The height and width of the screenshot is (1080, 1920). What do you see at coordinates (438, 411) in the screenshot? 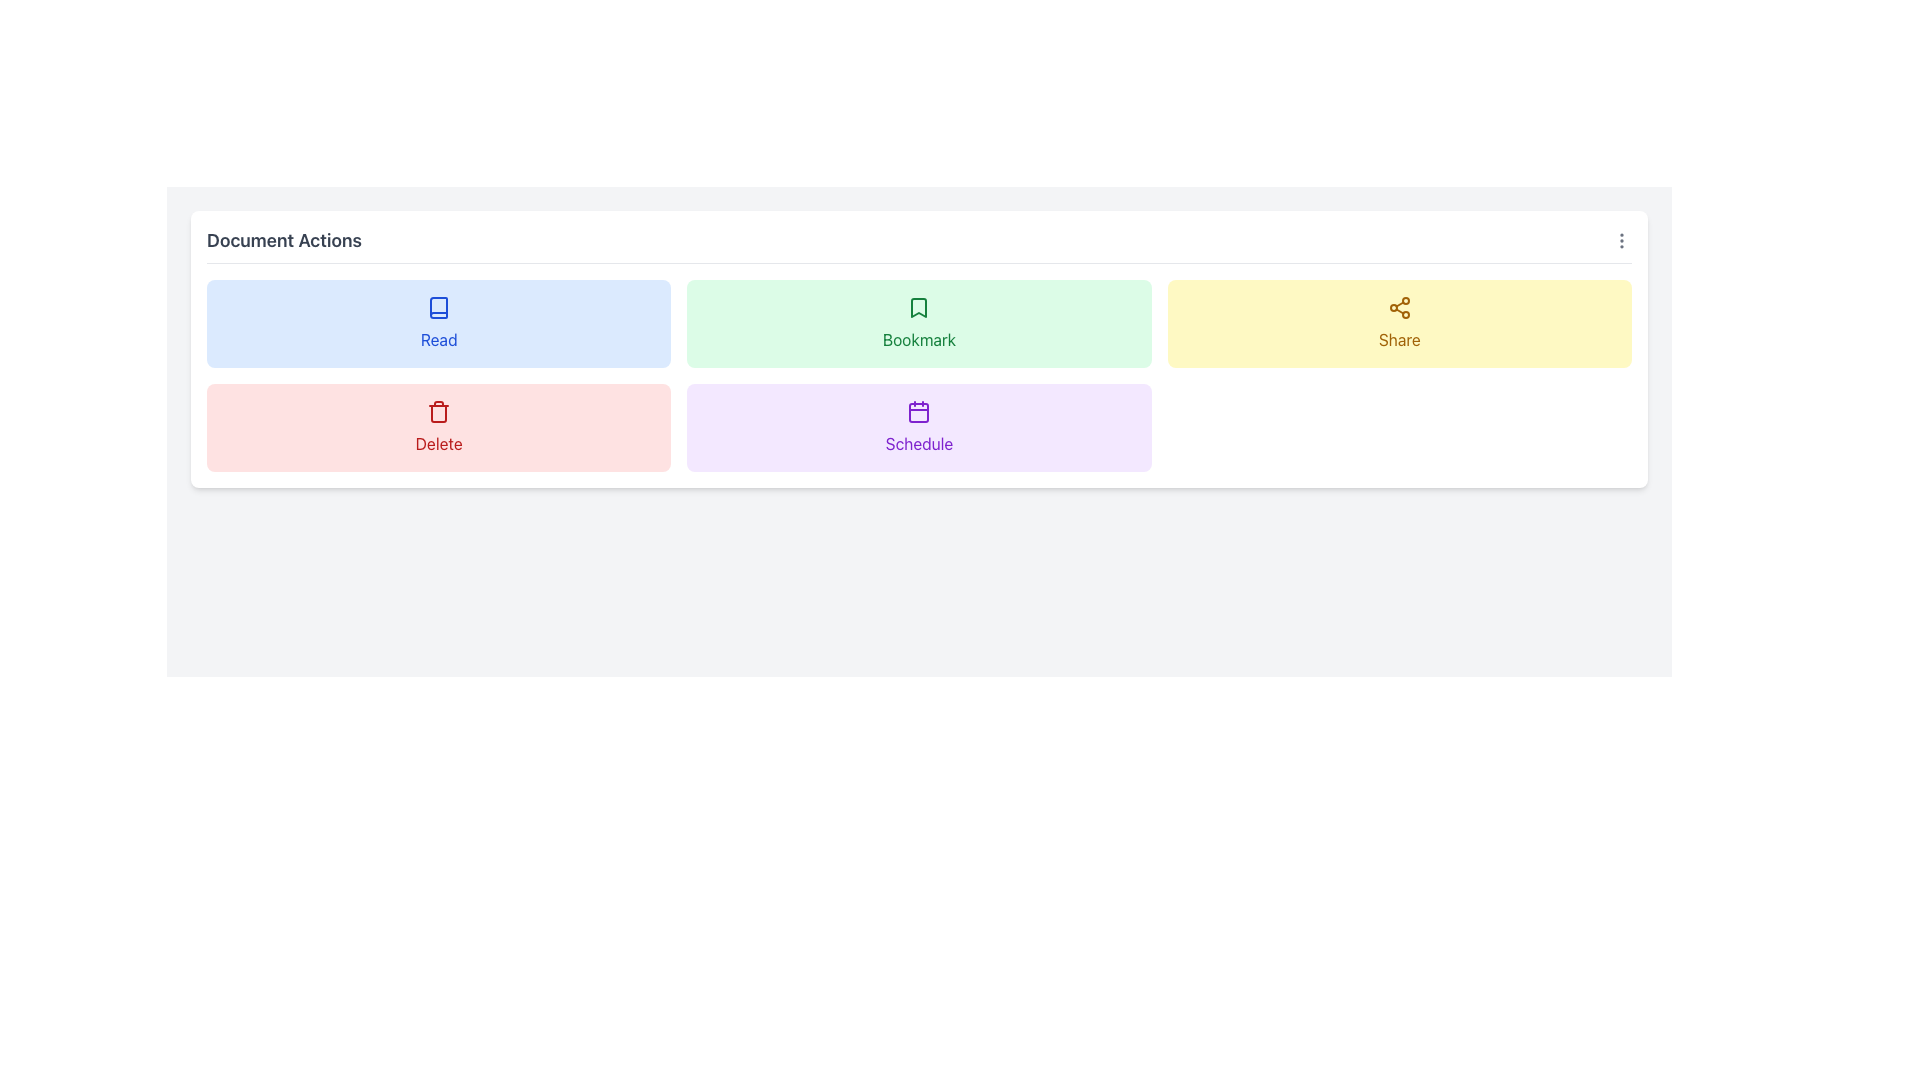
I see `the trash icon, which is centrally positioned inside the light red button labeled 'Delete'` at bounding box center [438, 411].